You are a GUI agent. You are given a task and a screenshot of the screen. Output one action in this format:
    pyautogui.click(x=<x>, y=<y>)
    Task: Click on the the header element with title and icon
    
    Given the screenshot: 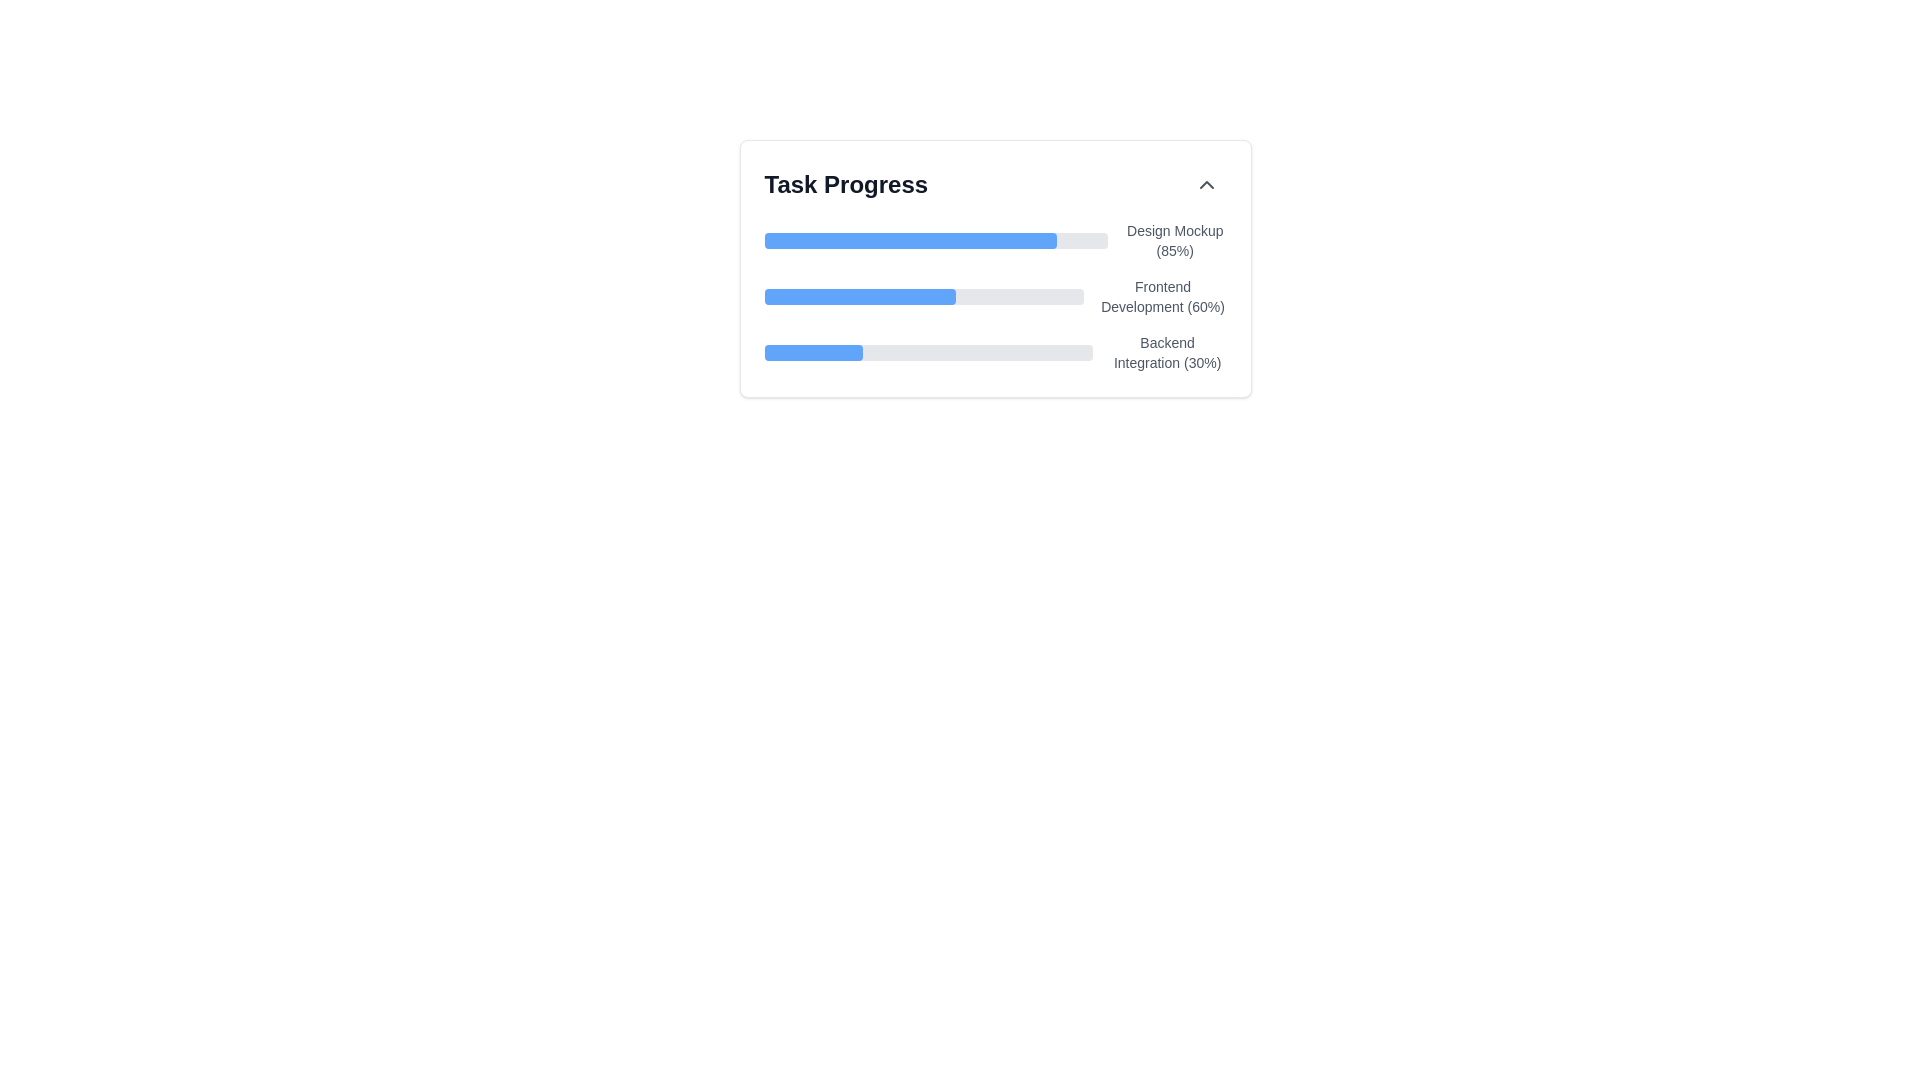 What is the action you would take?
    pyautogui.click(x=995, y=185)
    